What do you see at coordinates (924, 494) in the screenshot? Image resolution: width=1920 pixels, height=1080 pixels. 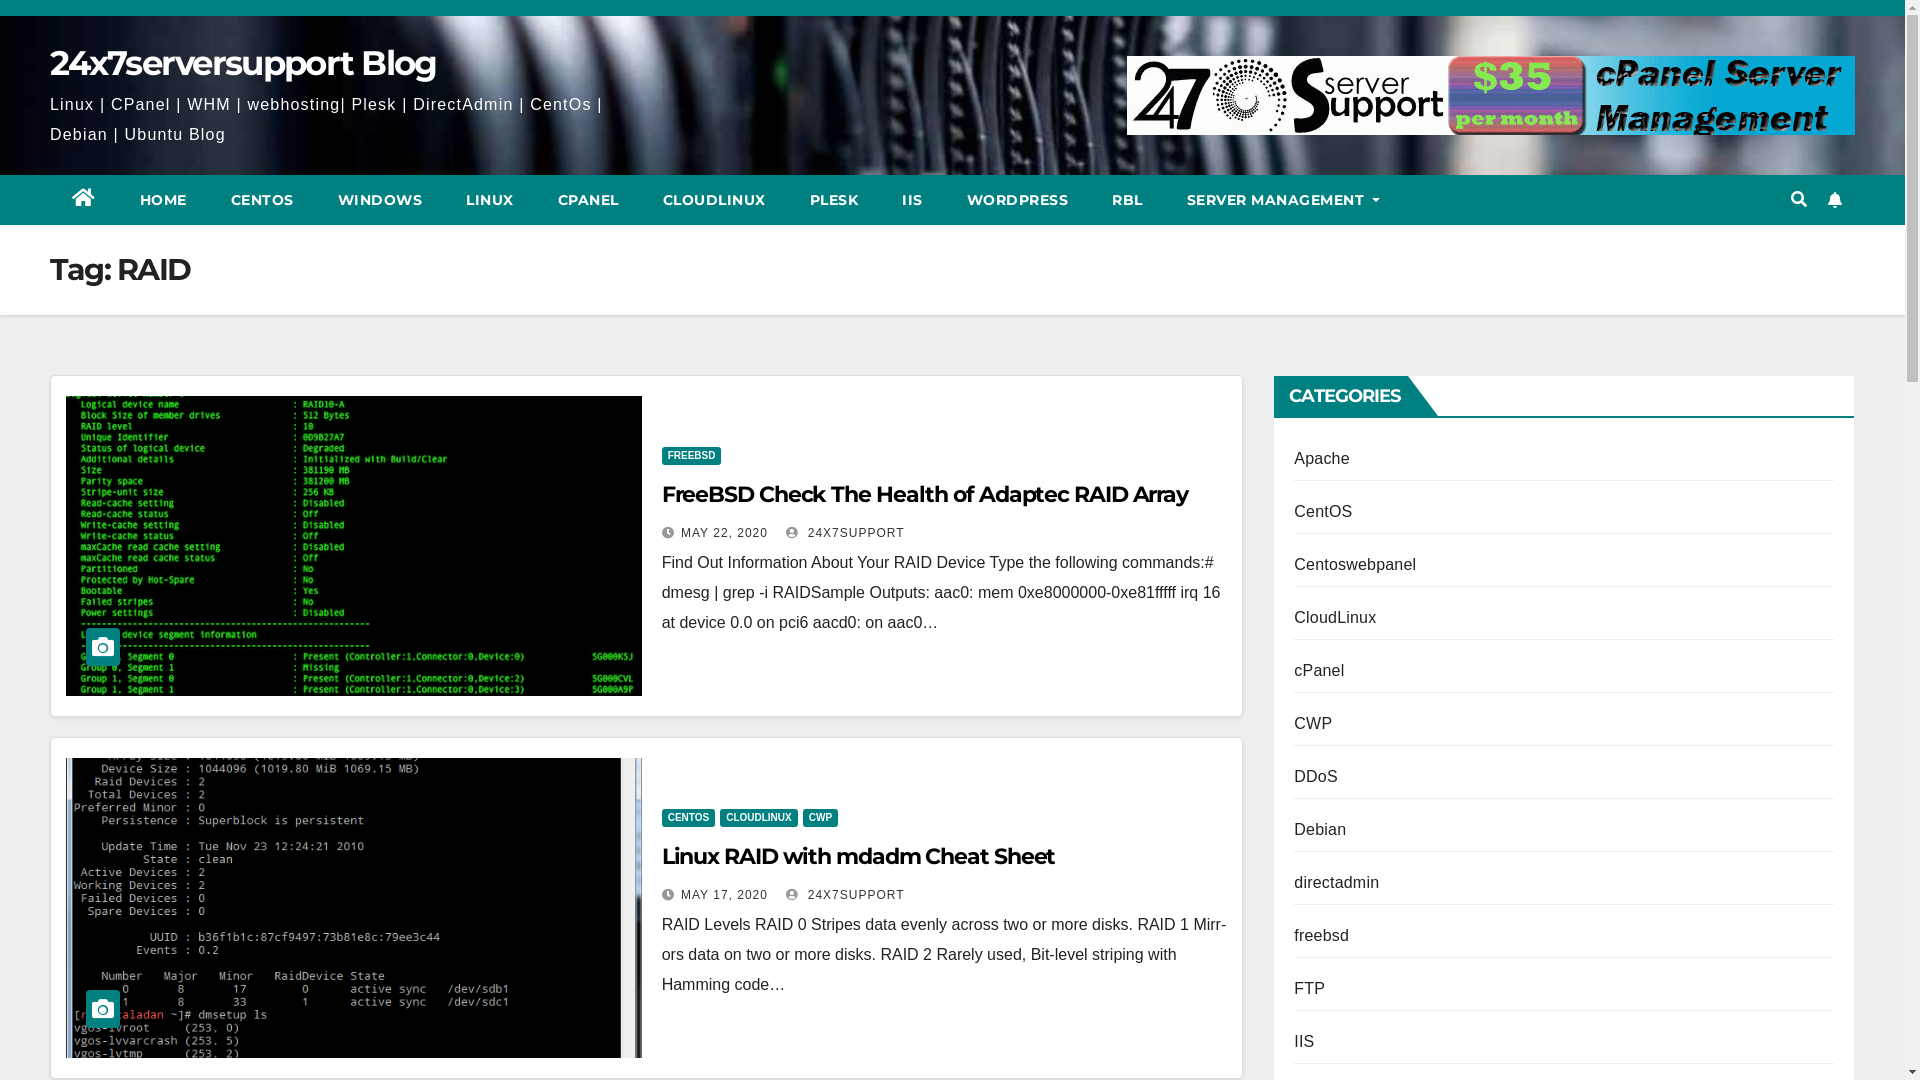 I see `'FreeBSD Check The Health of Adaptec RAID Array'` at bounding box center [924, 494].